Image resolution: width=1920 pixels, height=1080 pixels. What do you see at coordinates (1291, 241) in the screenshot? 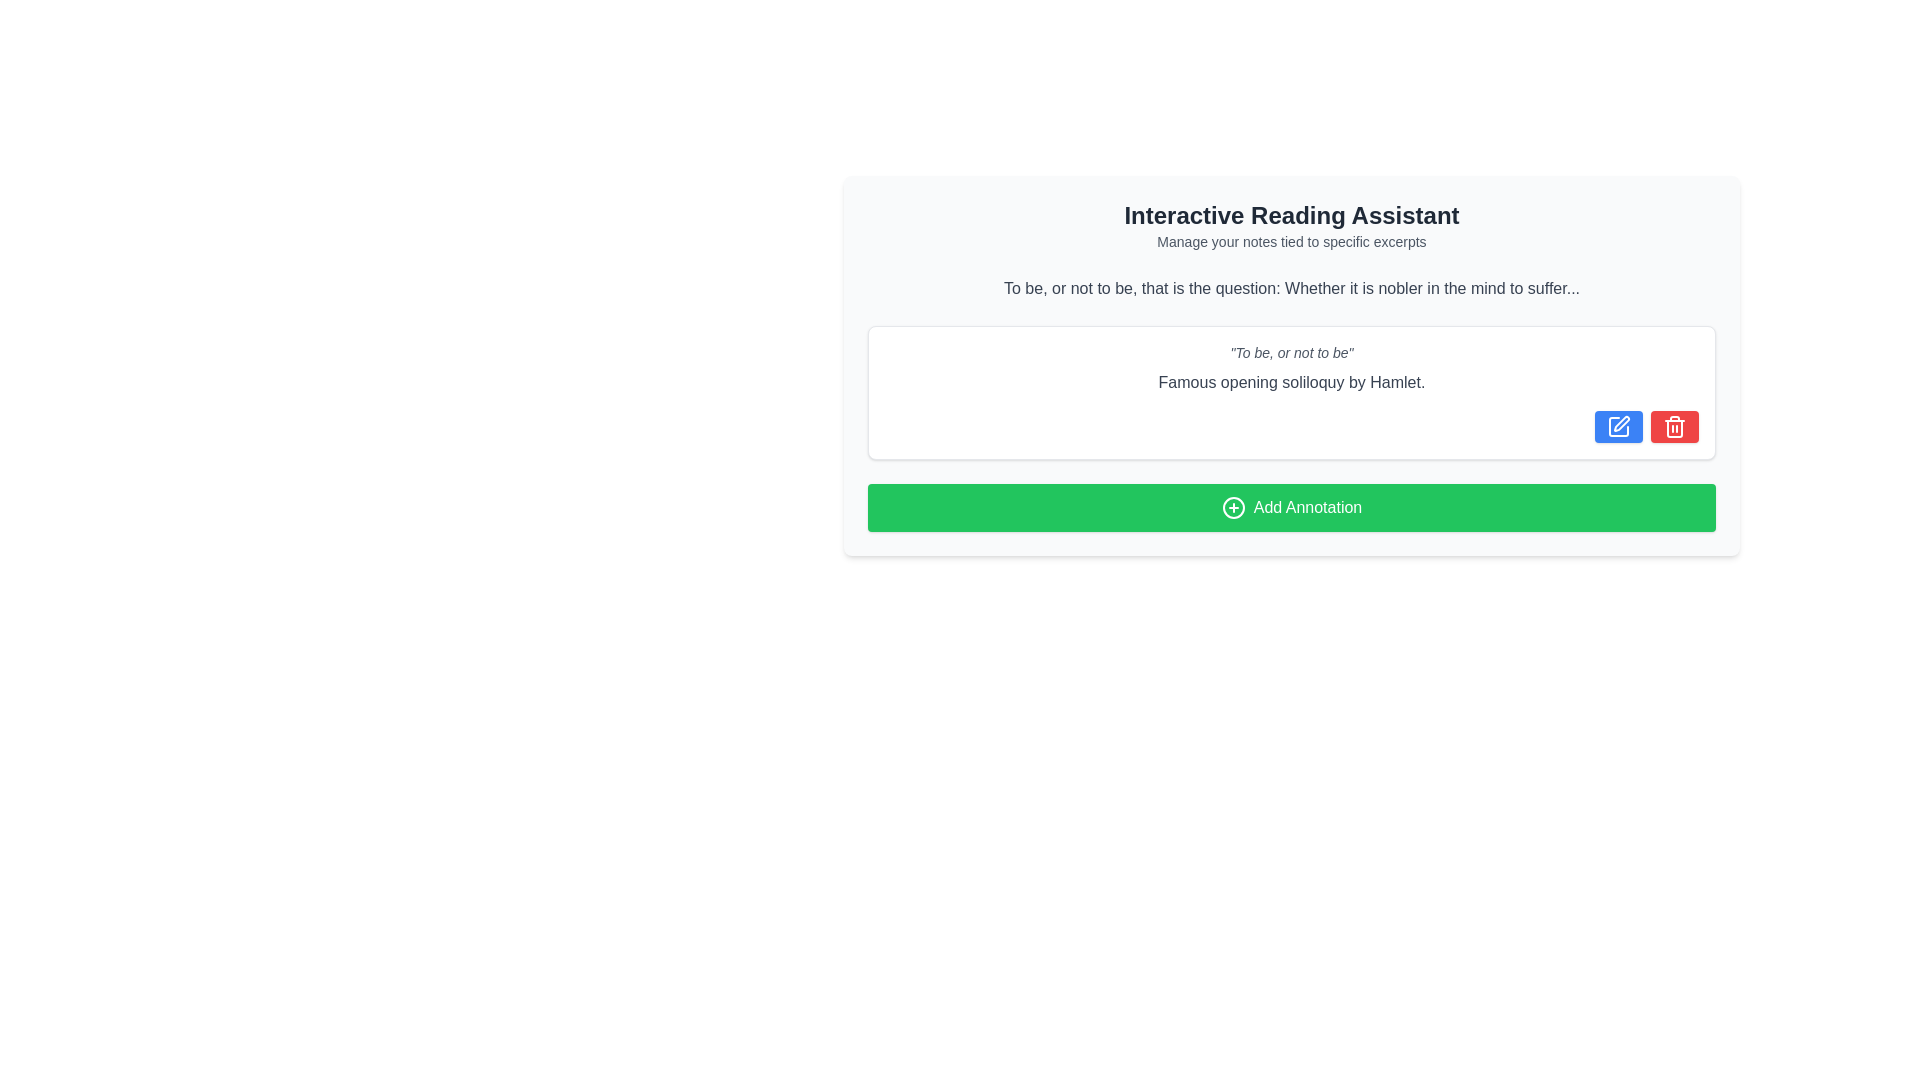
I see `the static text displaying 'Manage your notes tied to specific excerpts', which is located below the title 'Interactive Reading Assistant'` at bounding box center [1291, 241].